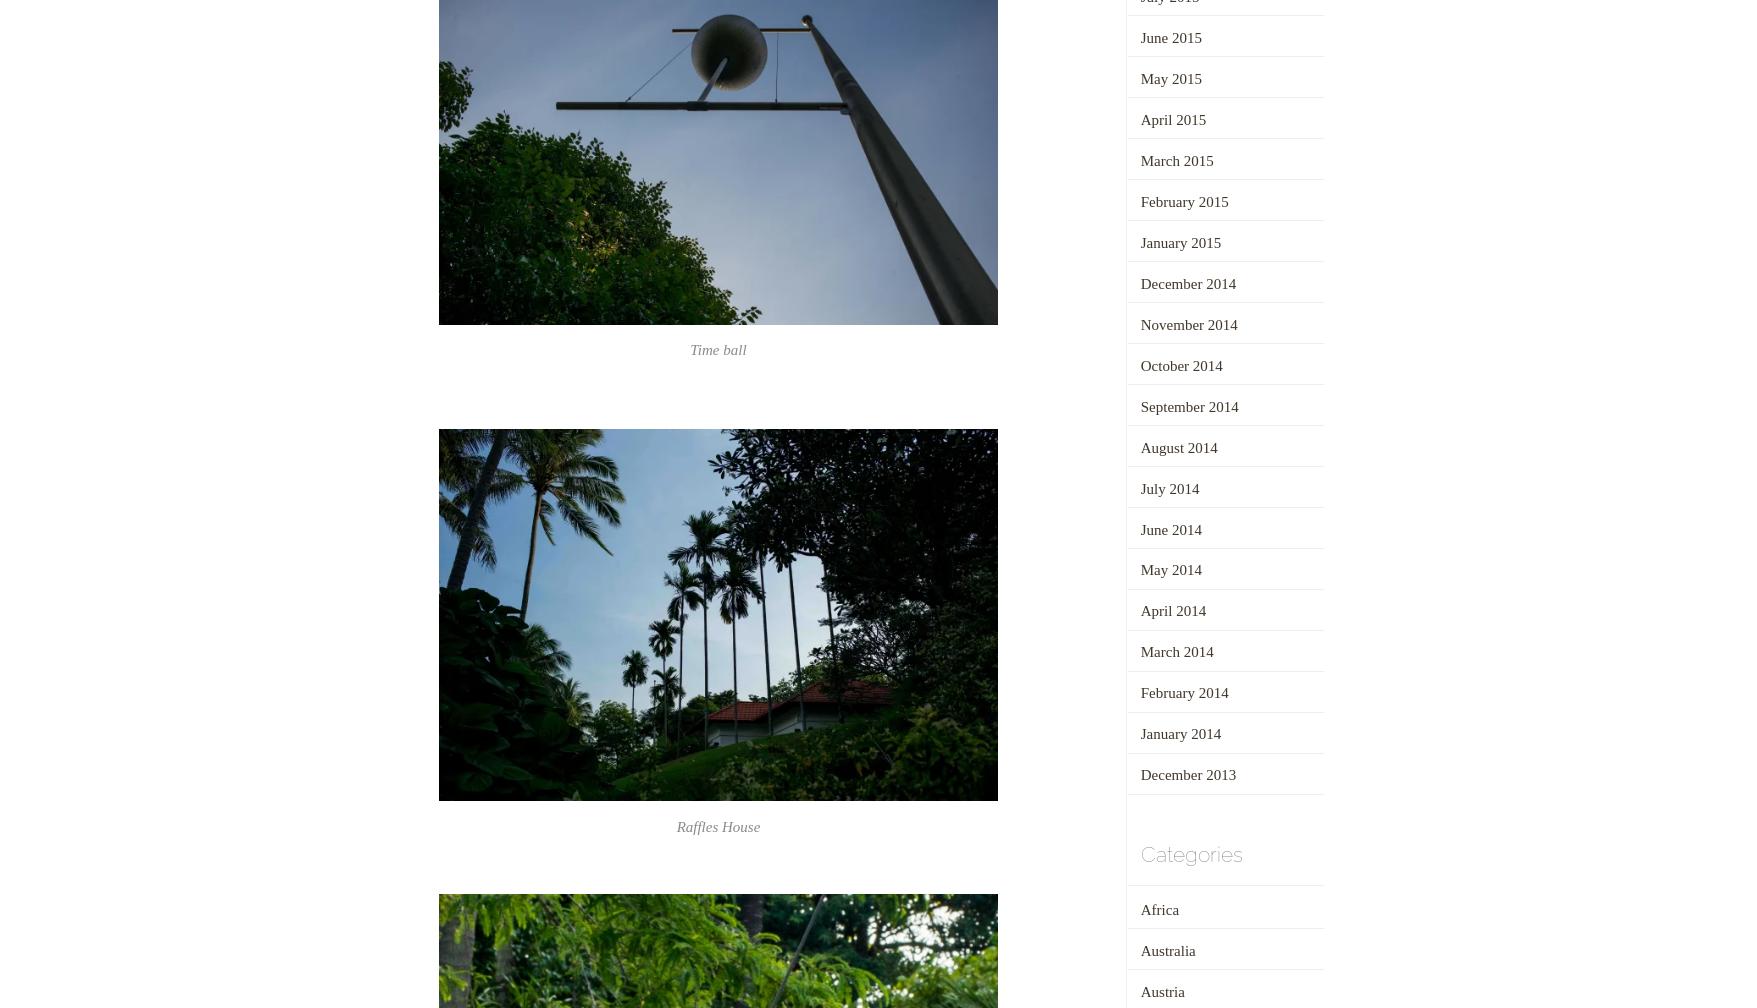 The width and height of the screenshot is (1757, 1008). What do you see at coordinates (1138, 774) in the screenshot?
I see `'December 2013'` at bounding box center [1138, 774].